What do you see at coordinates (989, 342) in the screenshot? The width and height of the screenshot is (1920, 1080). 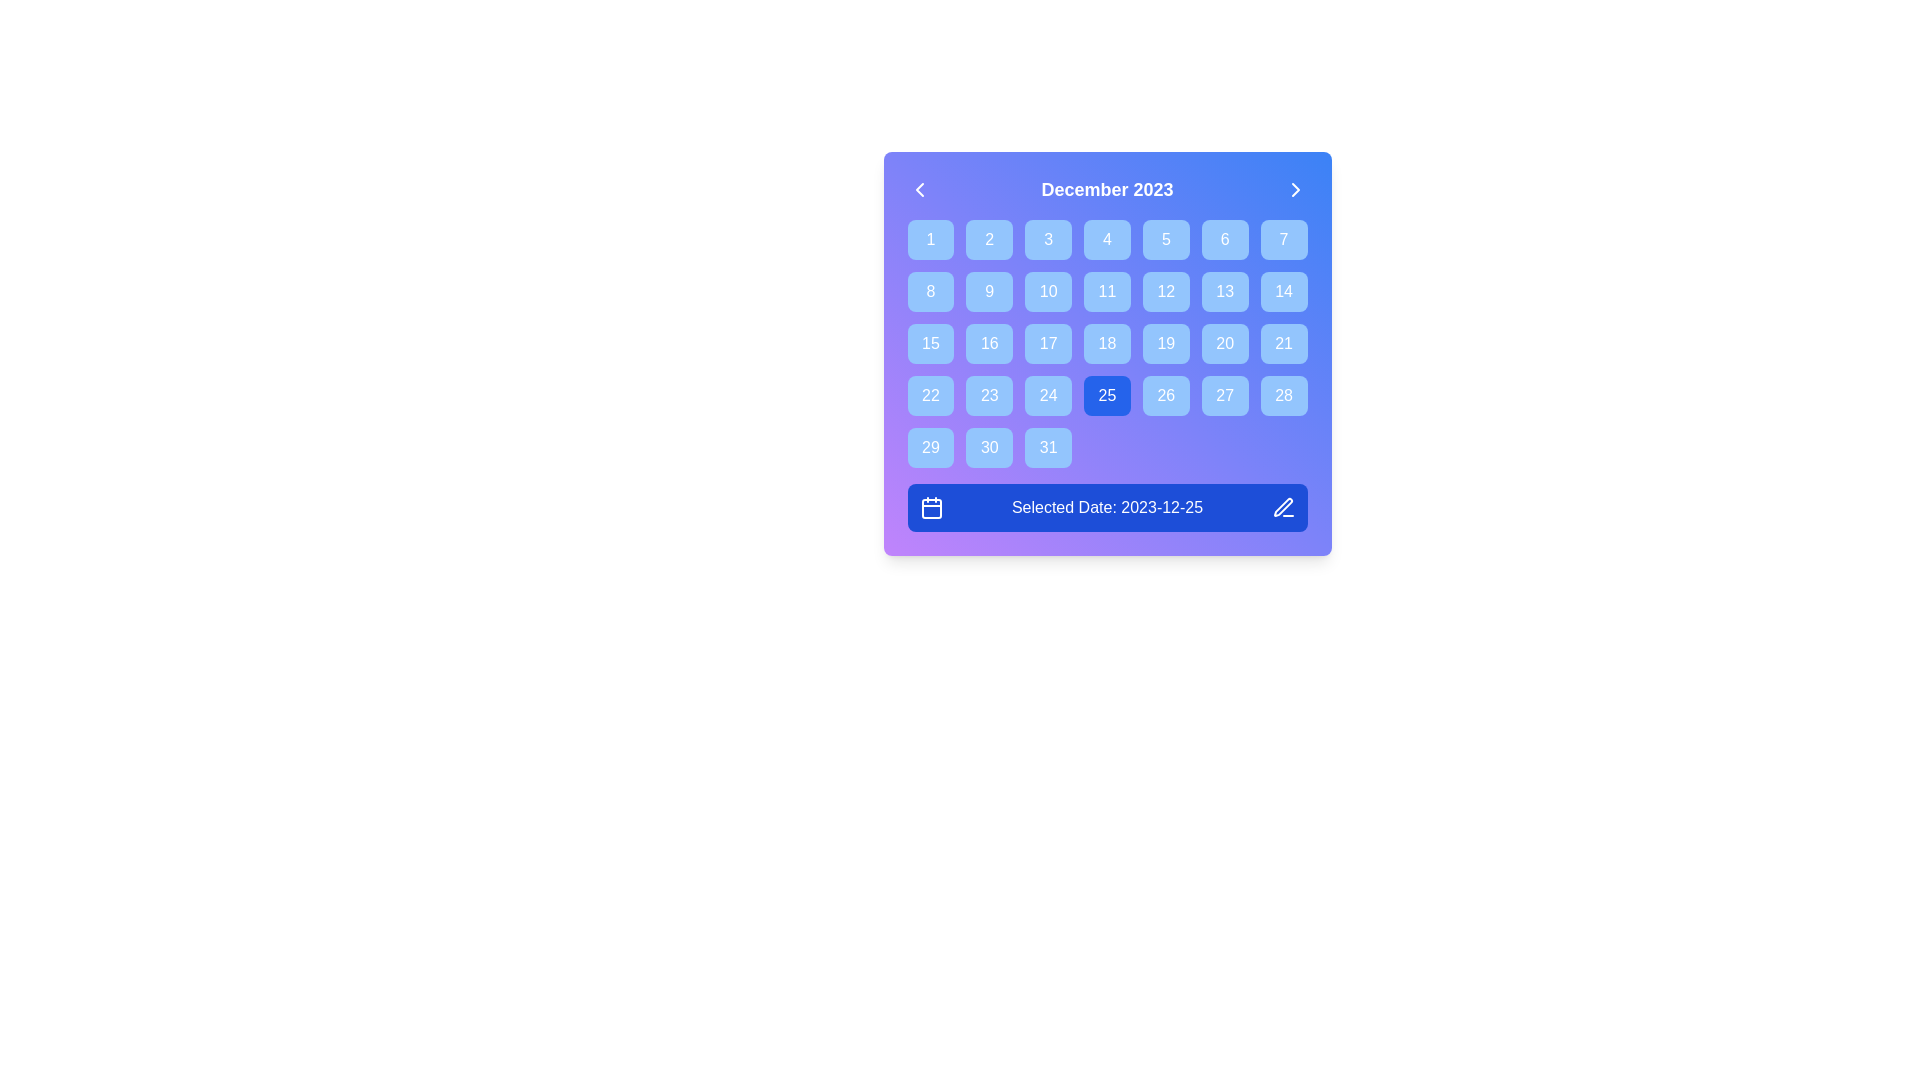 I see `the date selector button for the 16th day of the month within the calendar` at bounding box center [989, 342].